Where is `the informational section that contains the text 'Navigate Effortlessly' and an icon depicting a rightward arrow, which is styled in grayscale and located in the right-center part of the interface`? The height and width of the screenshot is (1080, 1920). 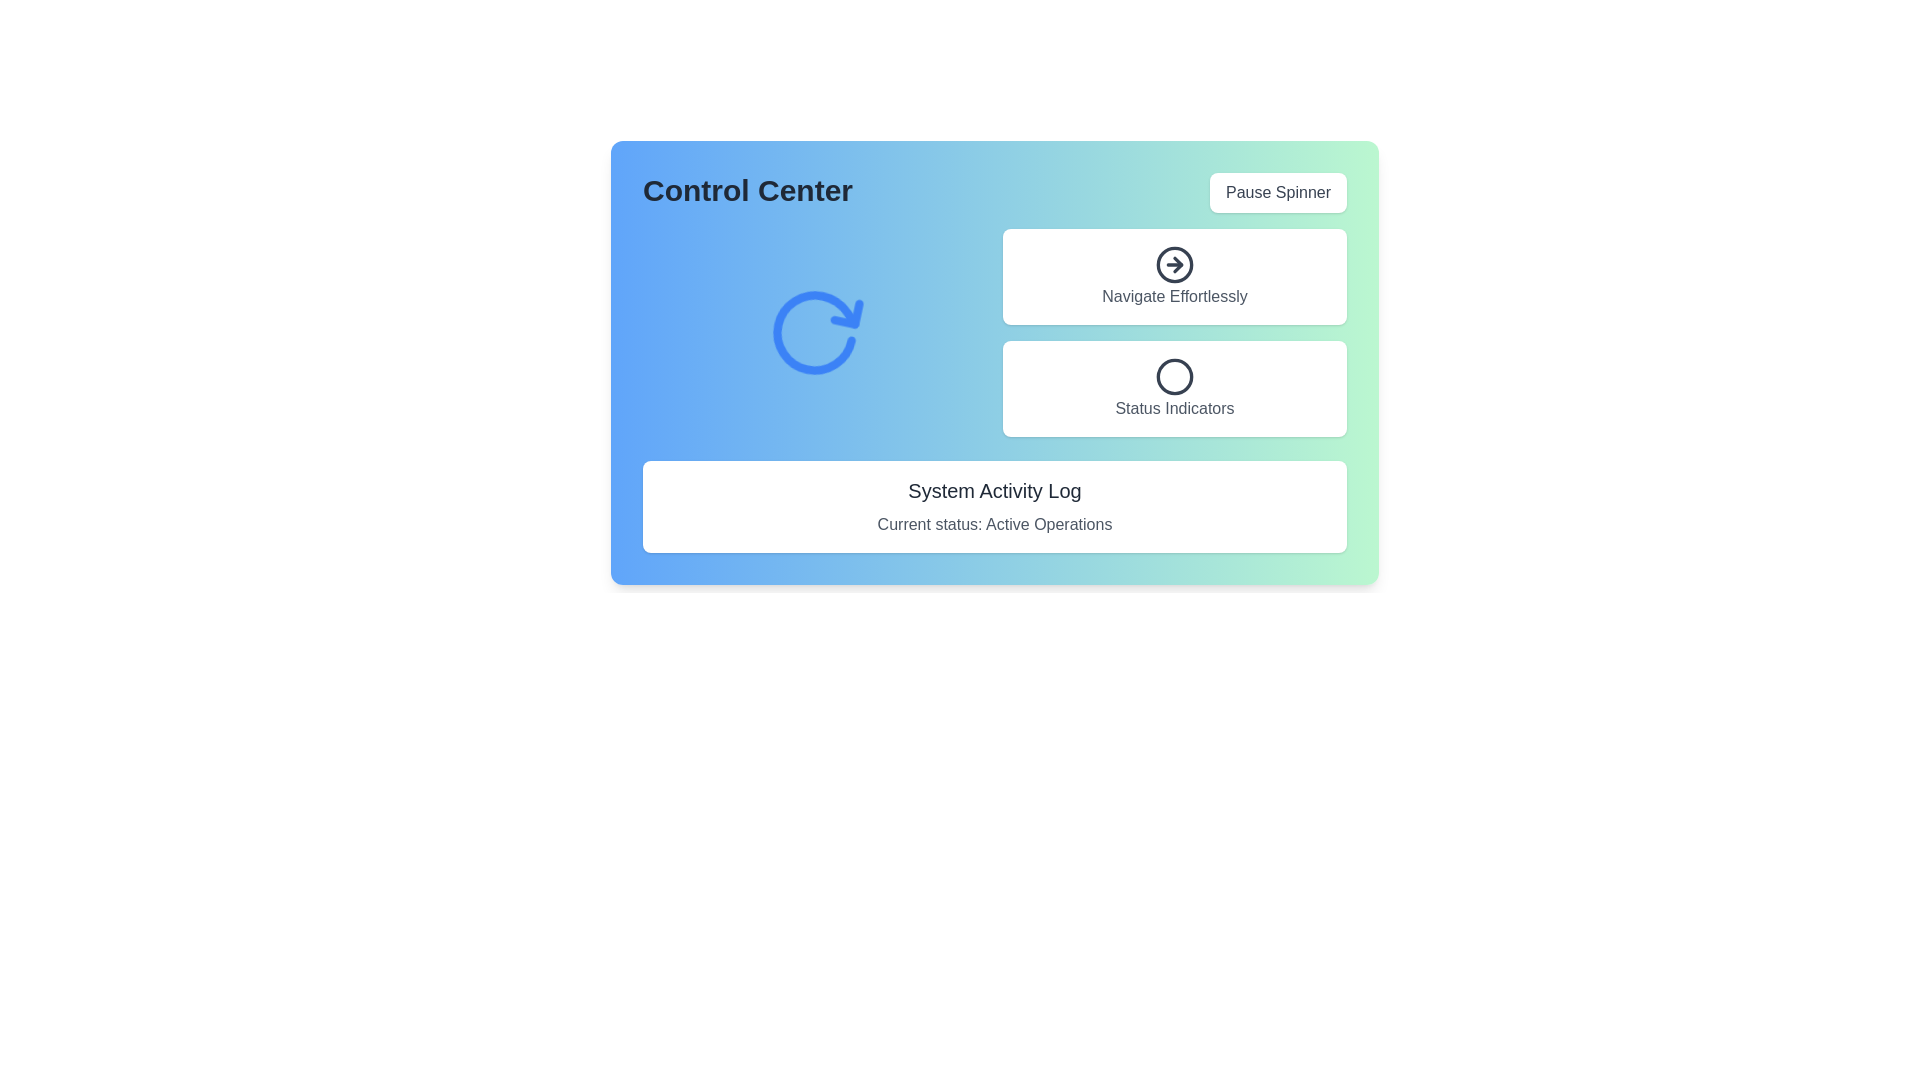 the informational section that contains the text 'Navigate Effortlessly' and an icon depicting a rightward arrow, which is styled in grayscale and located in the right-center part of the interface is located at coordinates (1175, 277).